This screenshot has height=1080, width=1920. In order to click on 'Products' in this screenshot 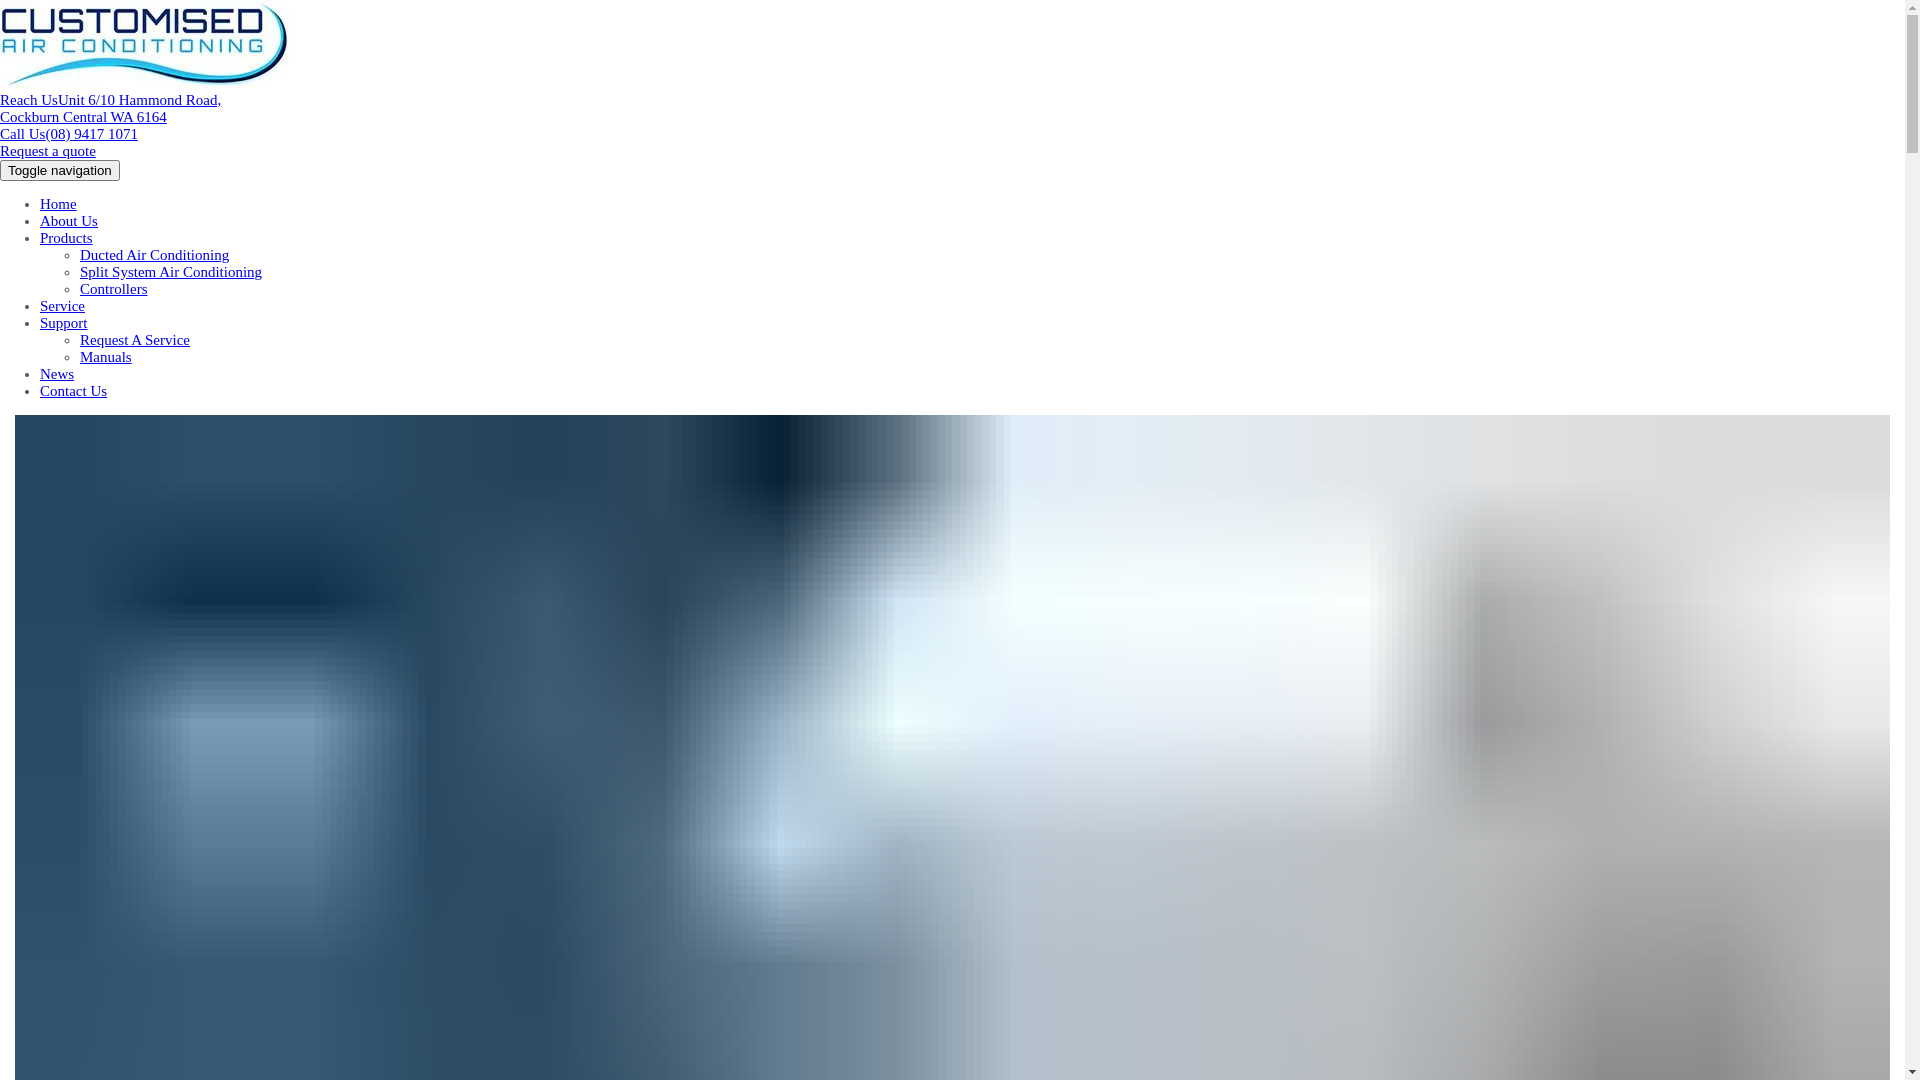, I will do `click(66, 237)`.